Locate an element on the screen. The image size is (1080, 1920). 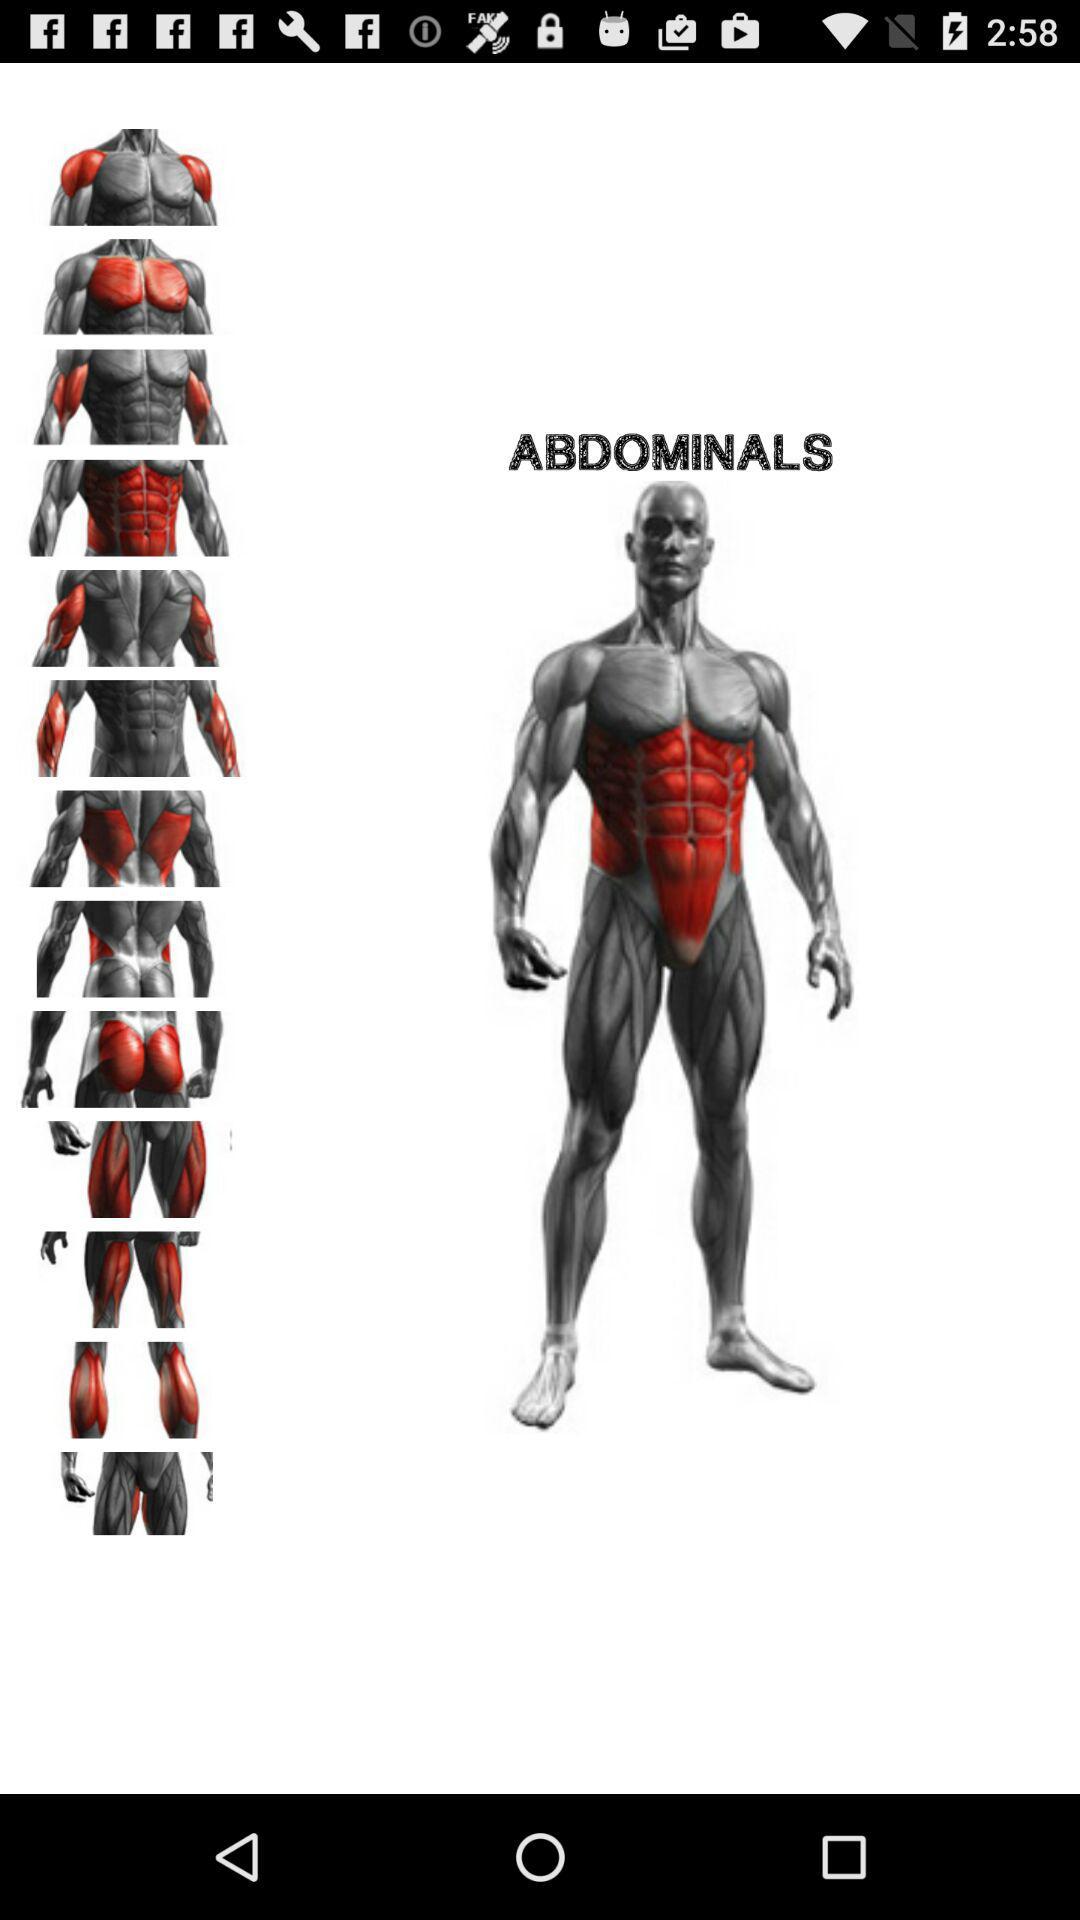
new workout area is located at coordinates (131, 279).